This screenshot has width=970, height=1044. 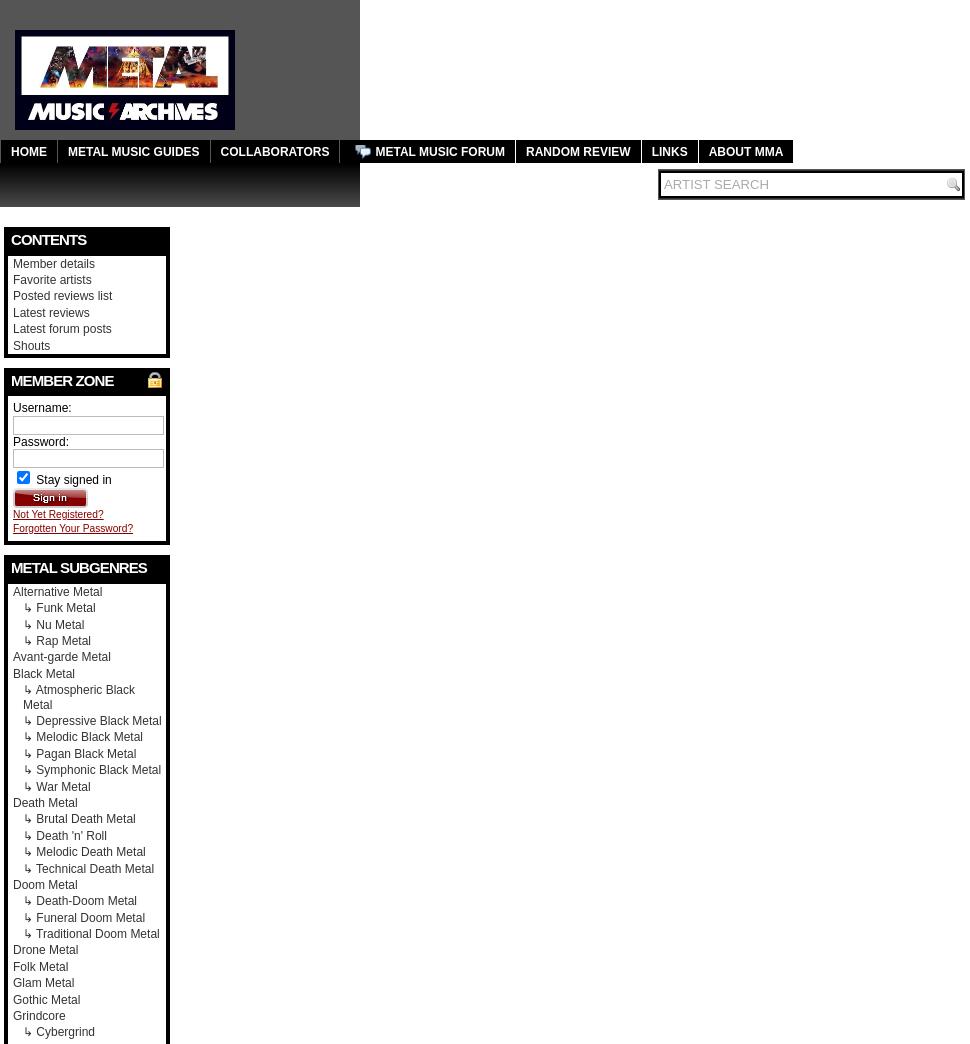 What do you see at coordinates (77, 566) in the screenshot?
I see `'Metal Subgenres'` at bounding box center [77, 566].